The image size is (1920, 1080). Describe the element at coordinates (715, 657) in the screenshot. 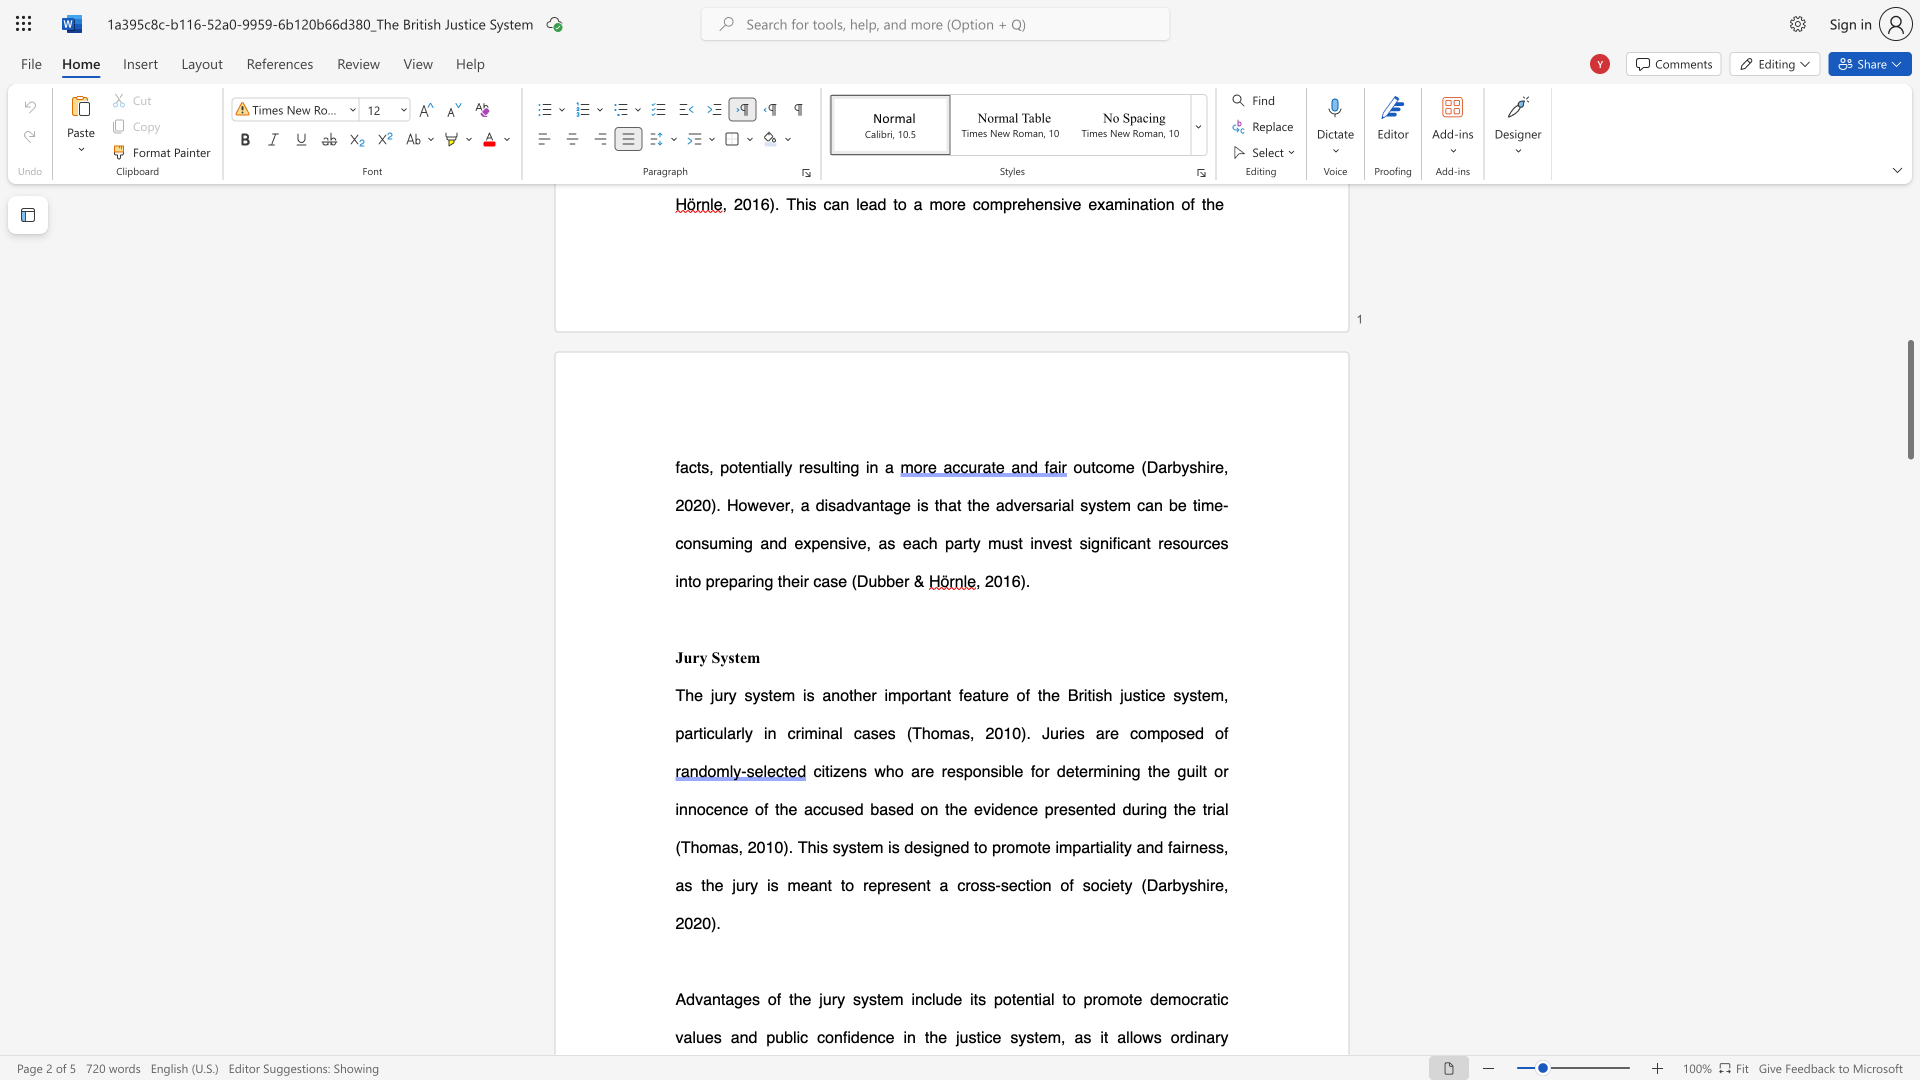

I see `the 1th character "S" in the text` at that location.